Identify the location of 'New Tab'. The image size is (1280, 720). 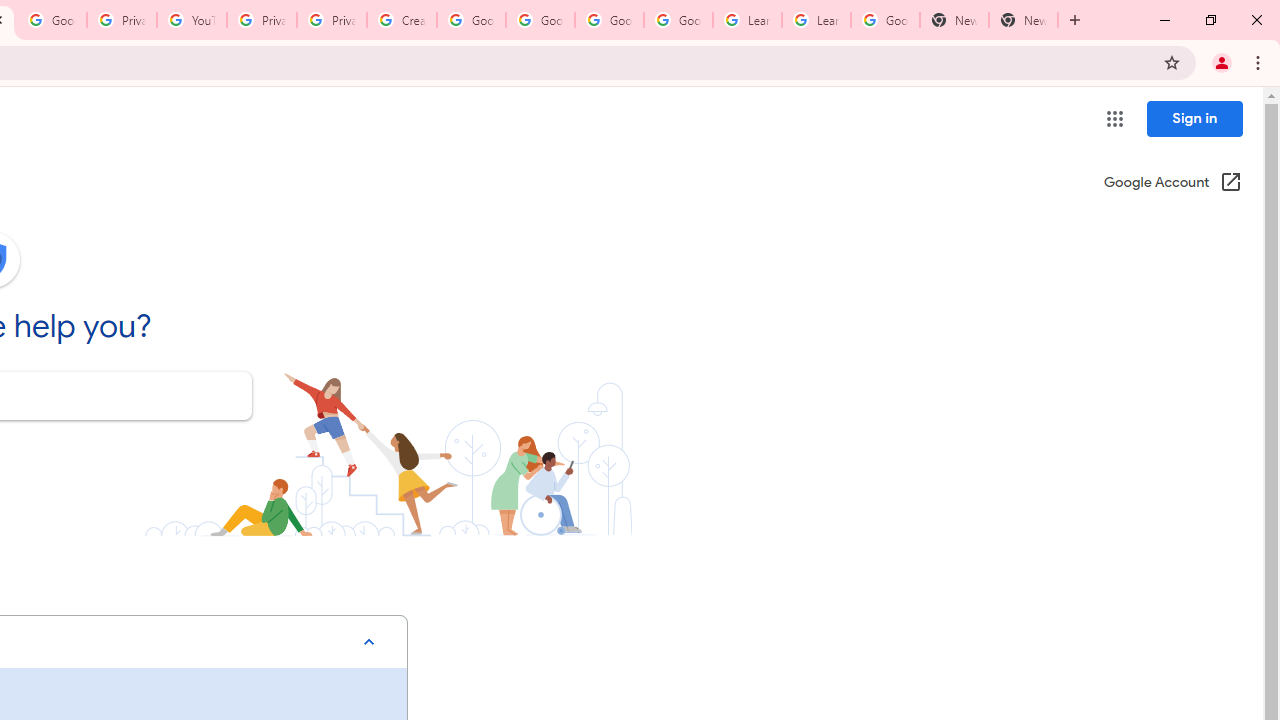
(1024, 20).